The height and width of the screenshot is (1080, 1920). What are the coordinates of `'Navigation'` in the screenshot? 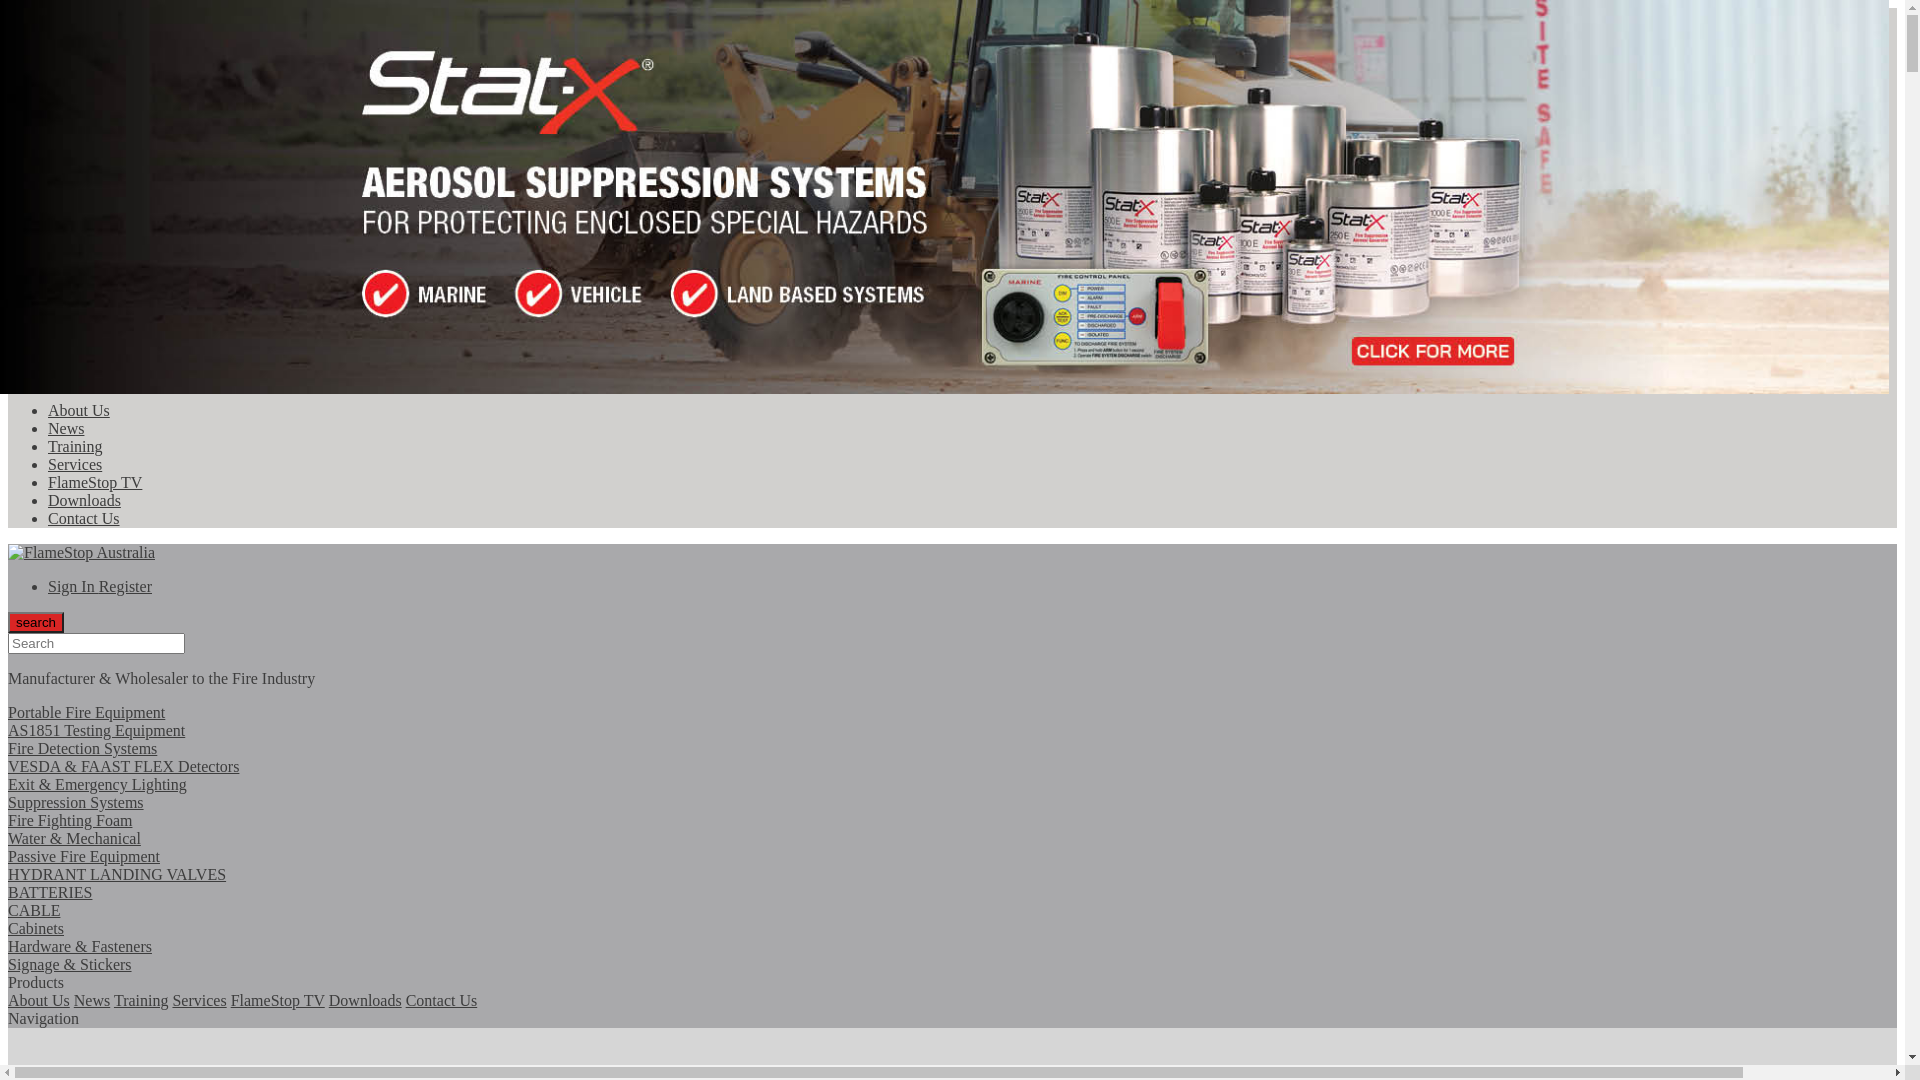 It's located at (43, 1018).